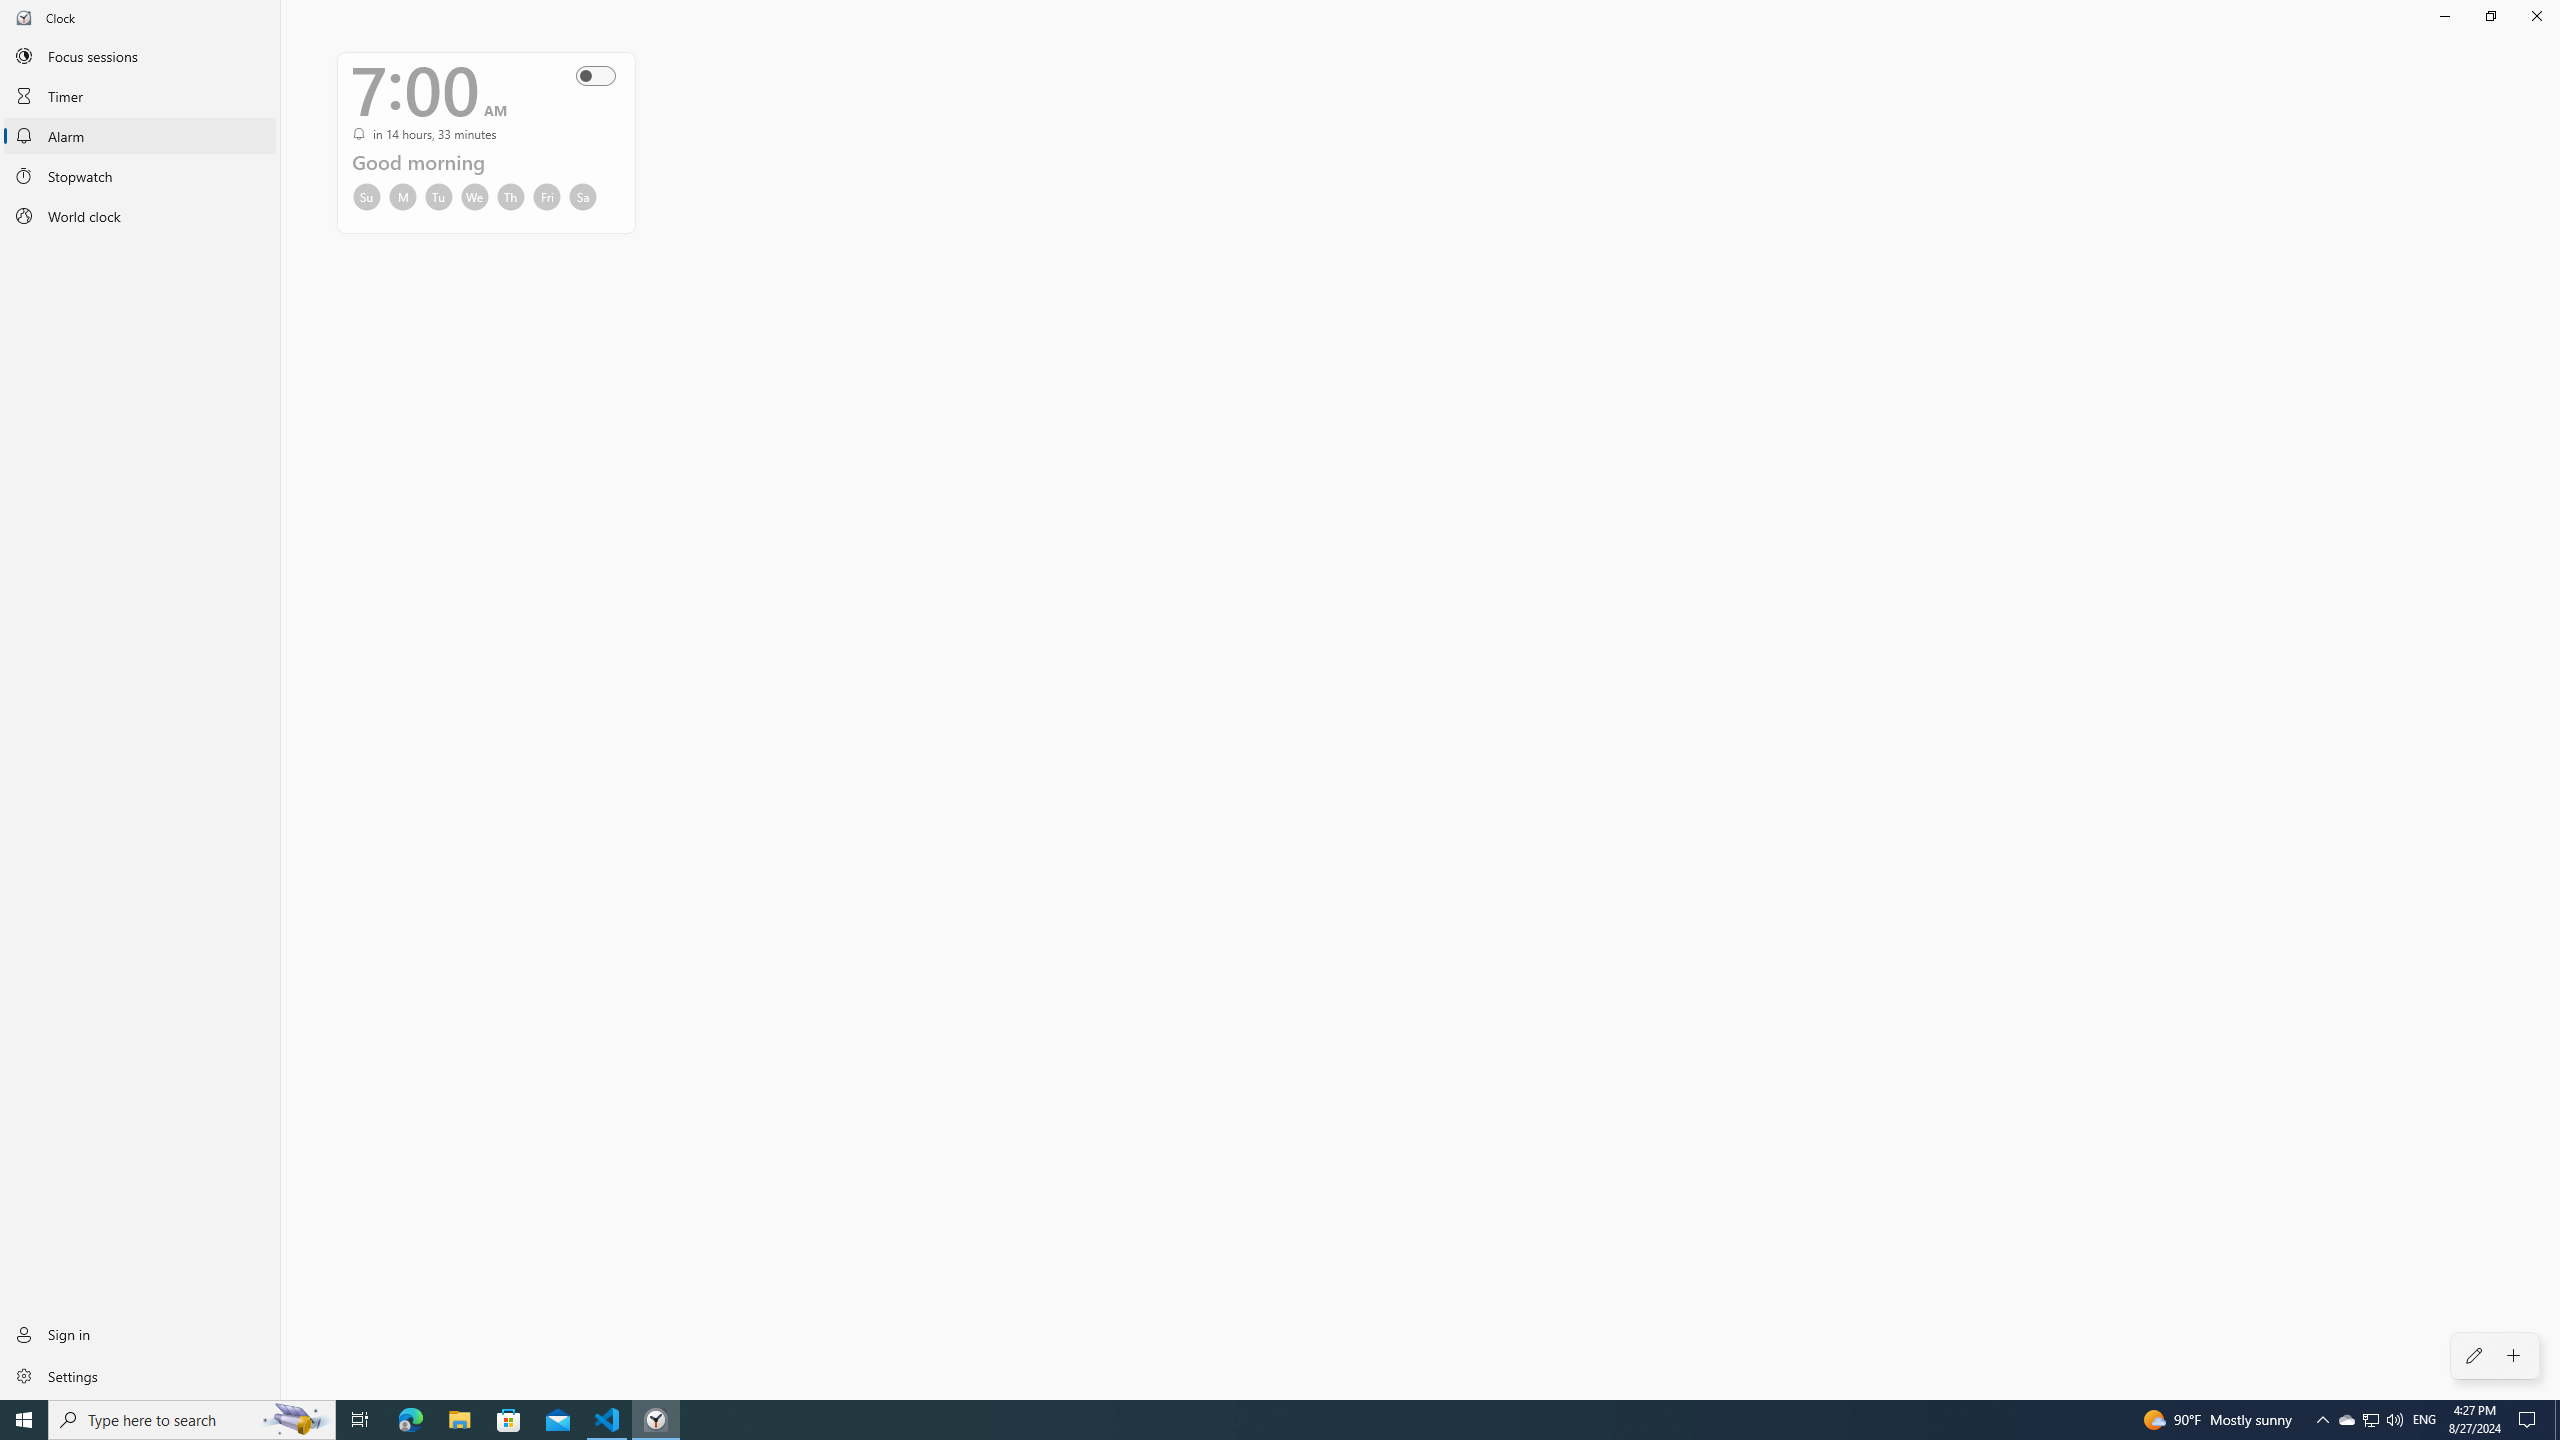  What do you see at coordinates (139, 54) in the screenshot?
I see `'Focus sessions'` at bounding box center [139, 54].